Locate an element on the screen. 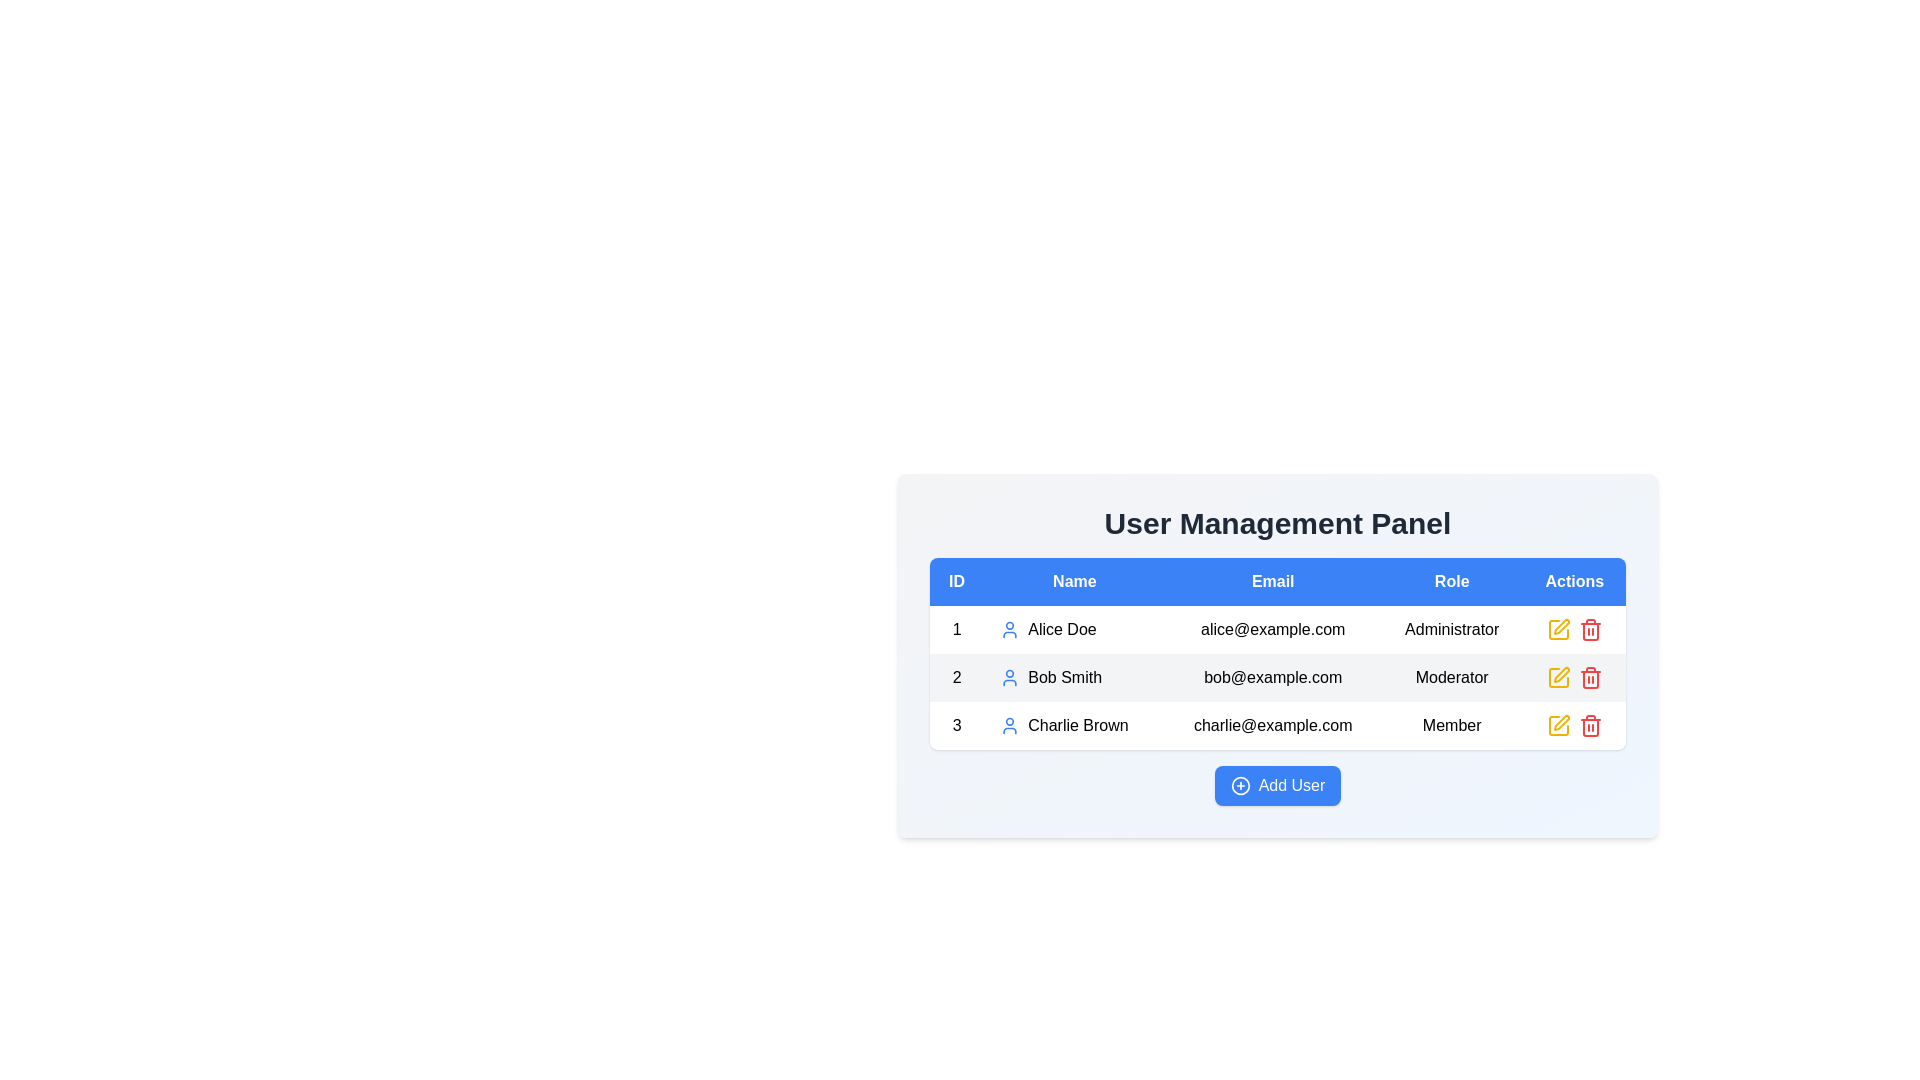  the Text label indicating that Charlie Brown has the role 'Member' in the user management panel is located at coordinates (1452, 725).